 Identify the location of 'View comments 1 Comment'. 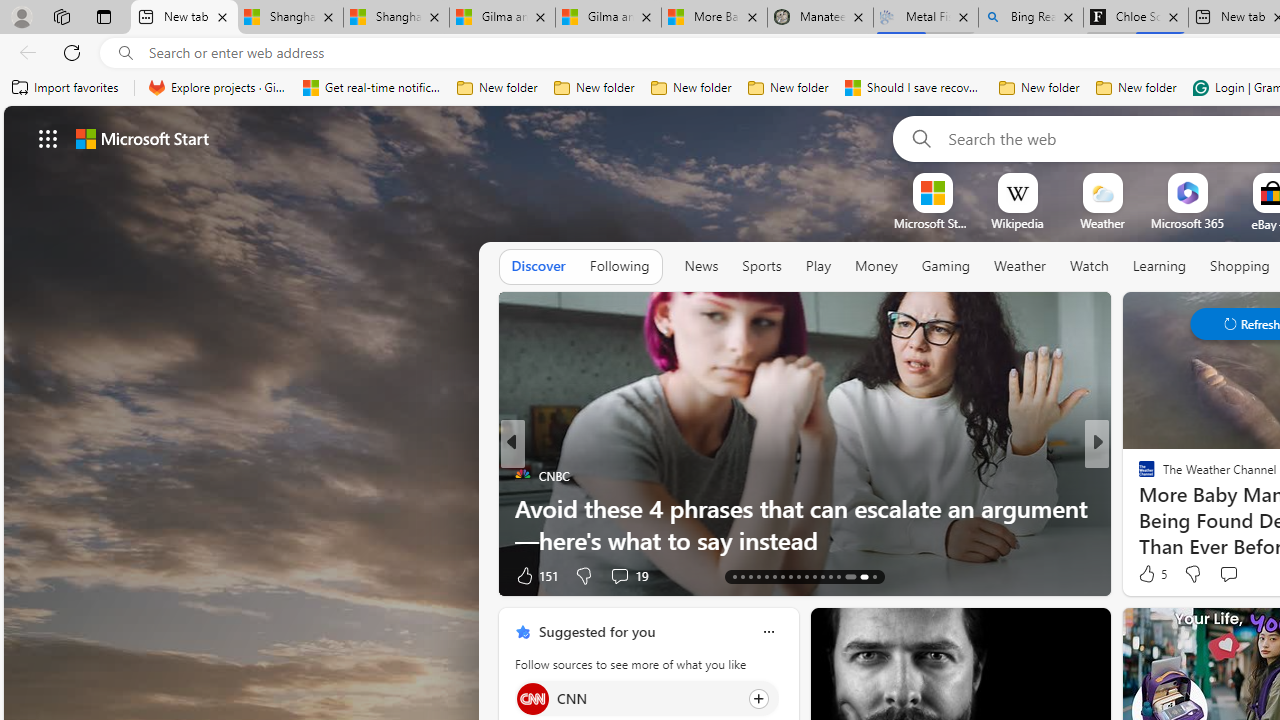
(1228, 575).